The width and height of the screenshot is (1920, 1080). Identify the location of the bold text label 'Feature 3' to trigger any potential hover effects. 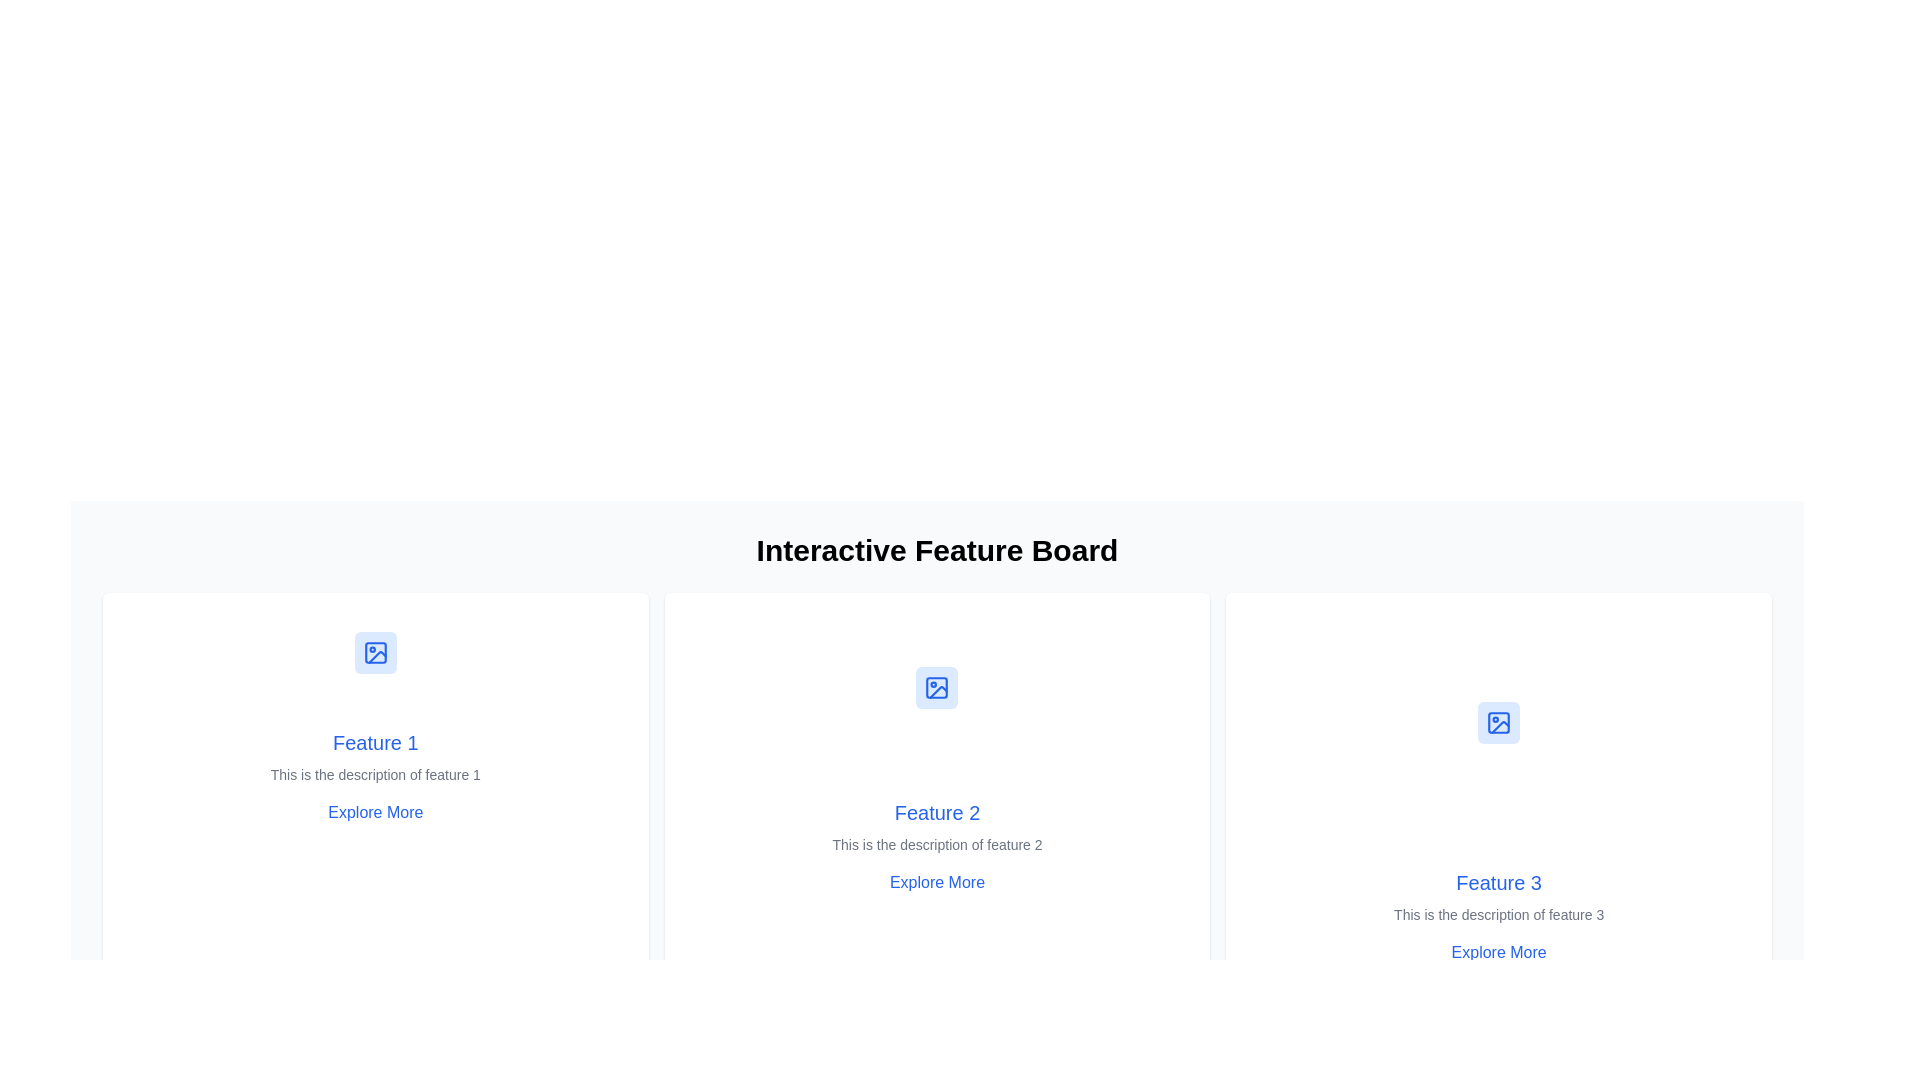
(1499, 882).